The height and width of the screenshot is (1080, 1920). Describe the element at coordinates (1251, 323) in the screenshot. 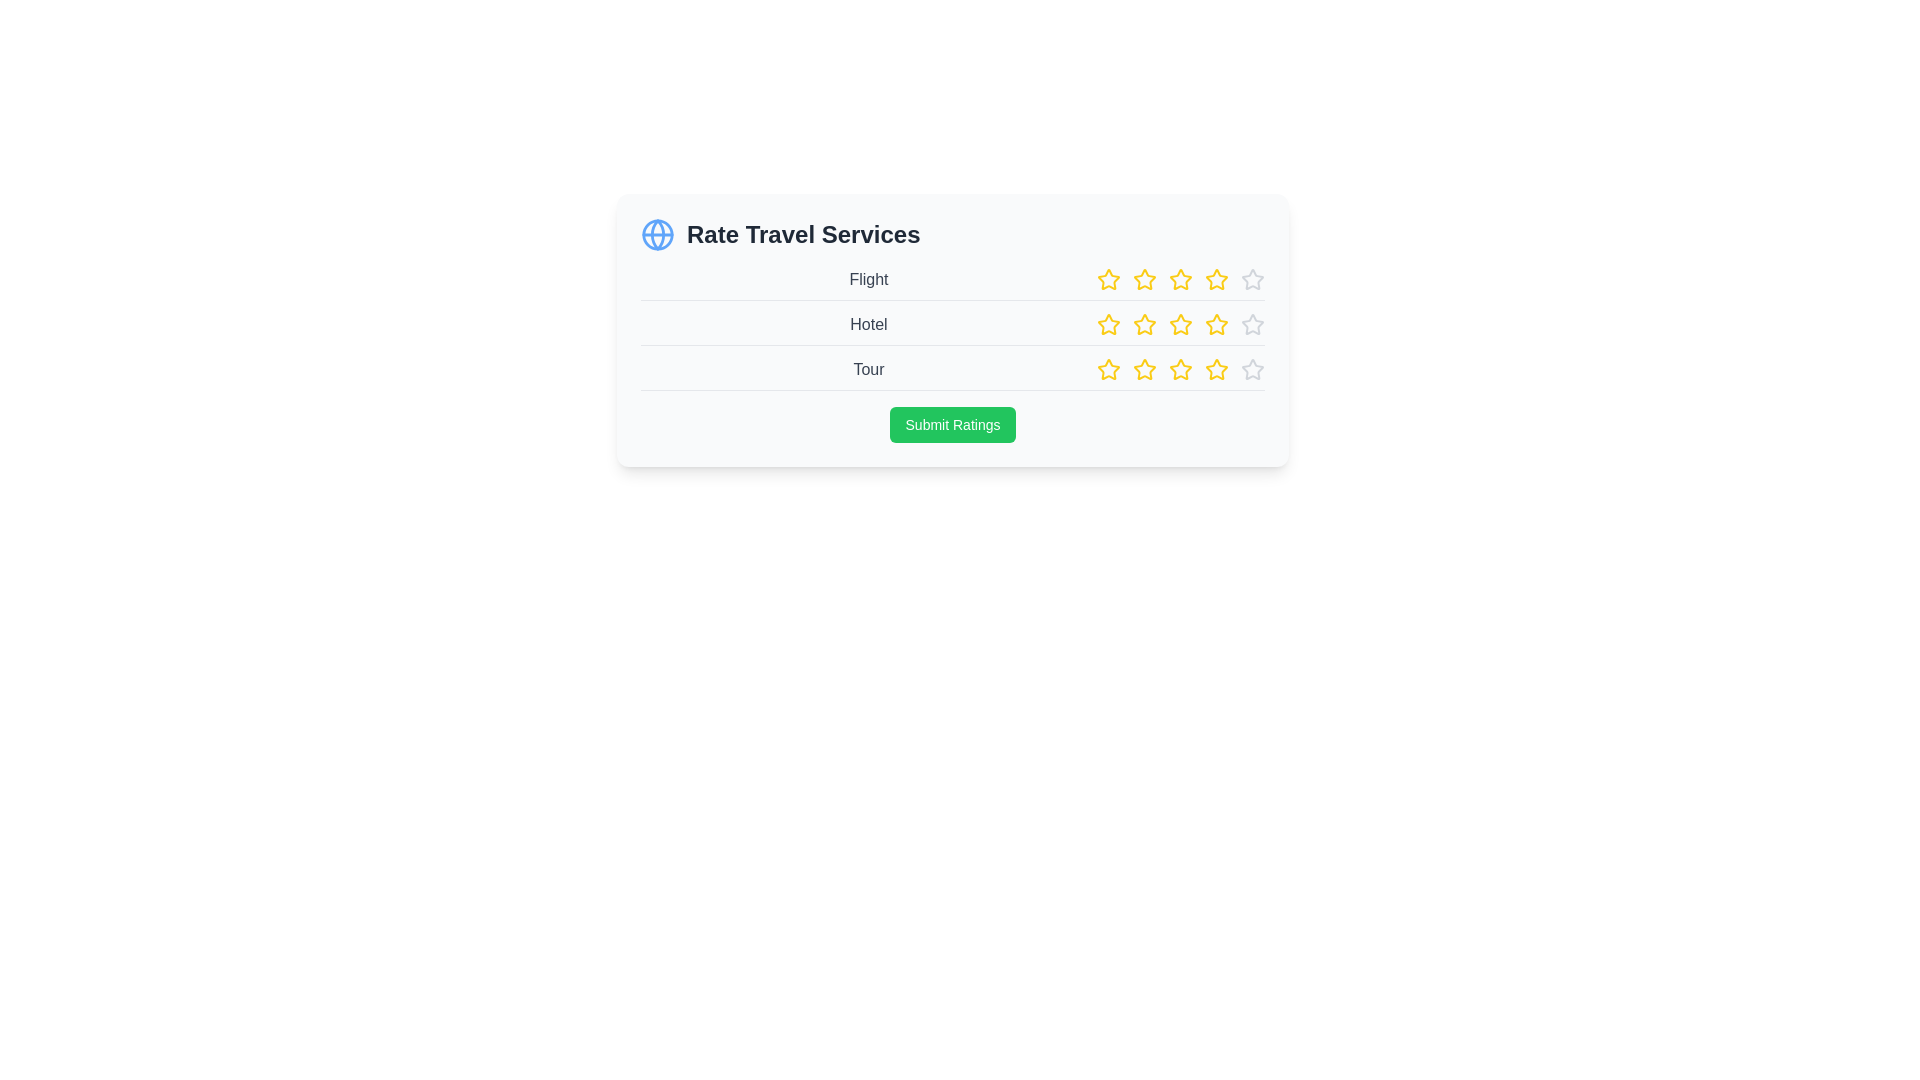

I see `the fifth star in the rating row for 'Hotel' to provide a rating in the 'Rate Travel Services' interface` at that location.